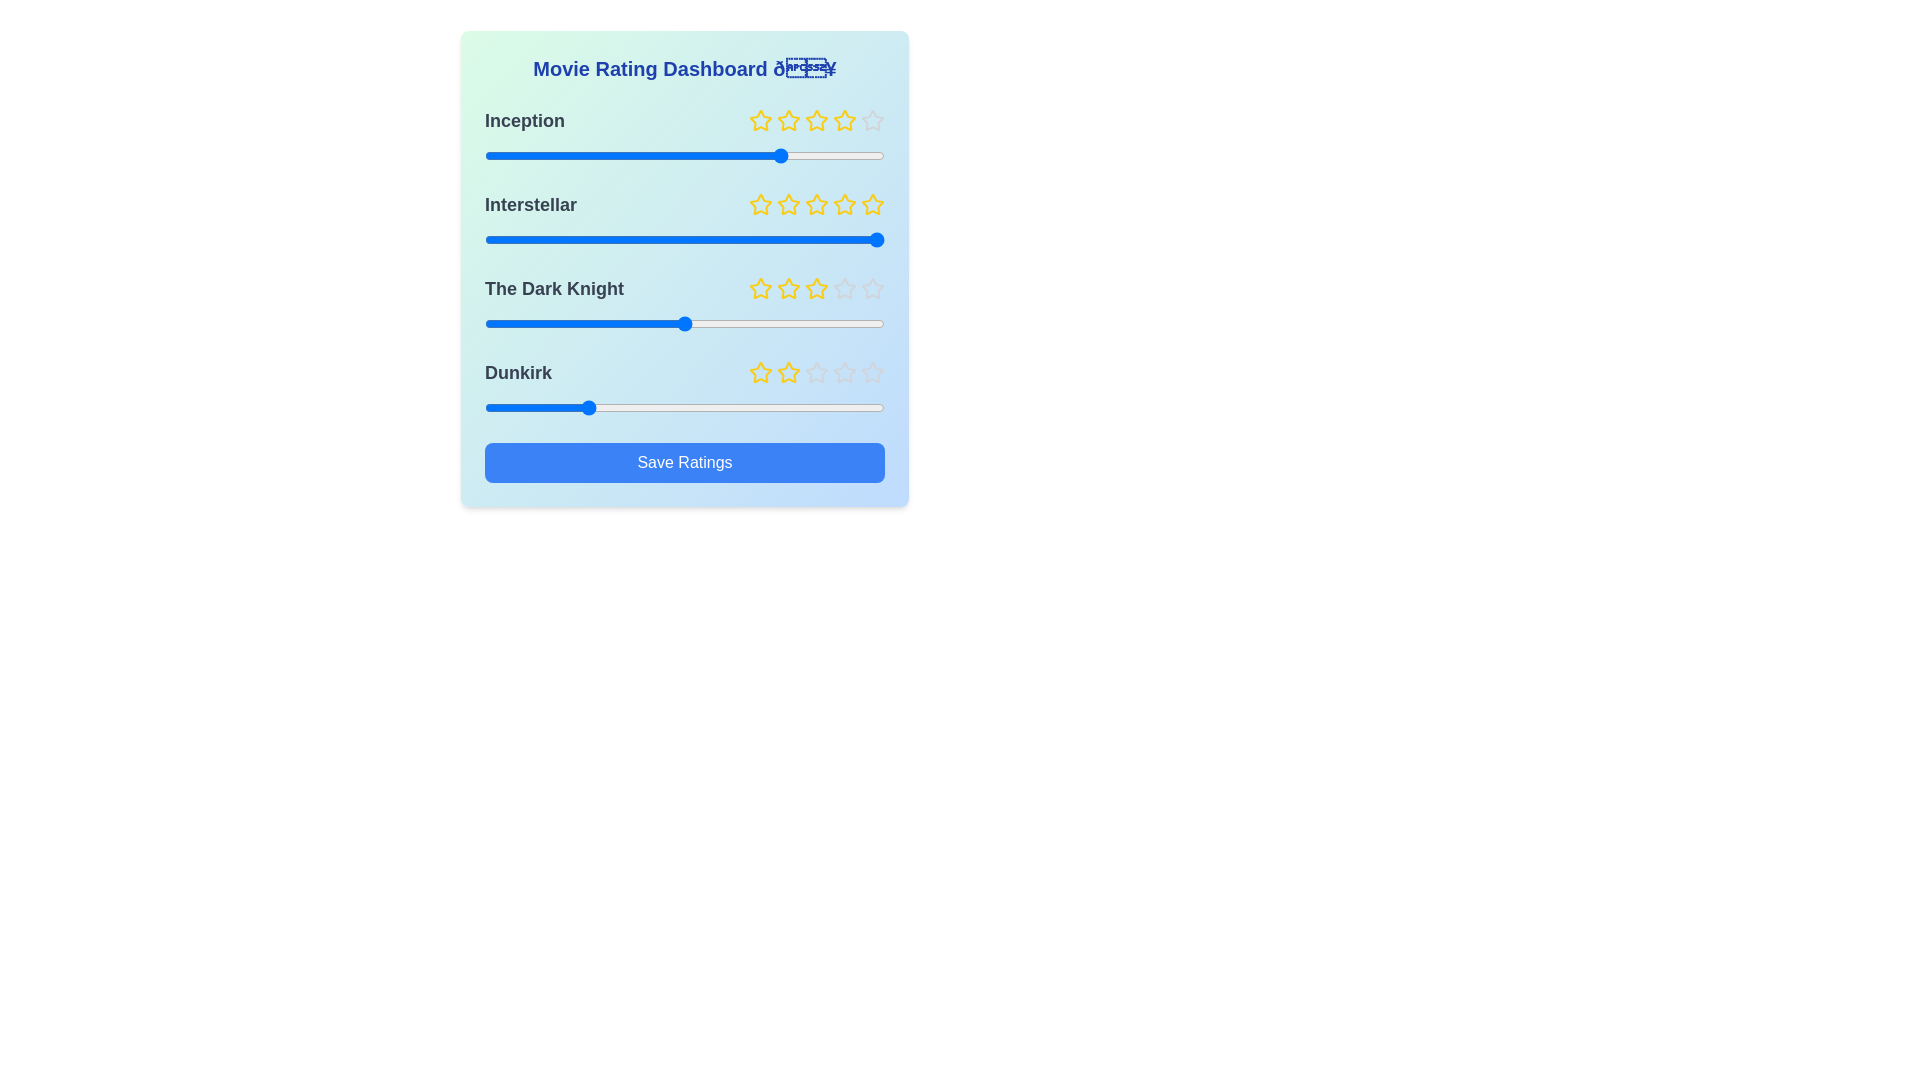  What do you see at coordinates (873, 120) in the screenshot?
I see `the rating for a movie to 5 stars by clicking on the corresponding star` at bounding box center [873, 120].